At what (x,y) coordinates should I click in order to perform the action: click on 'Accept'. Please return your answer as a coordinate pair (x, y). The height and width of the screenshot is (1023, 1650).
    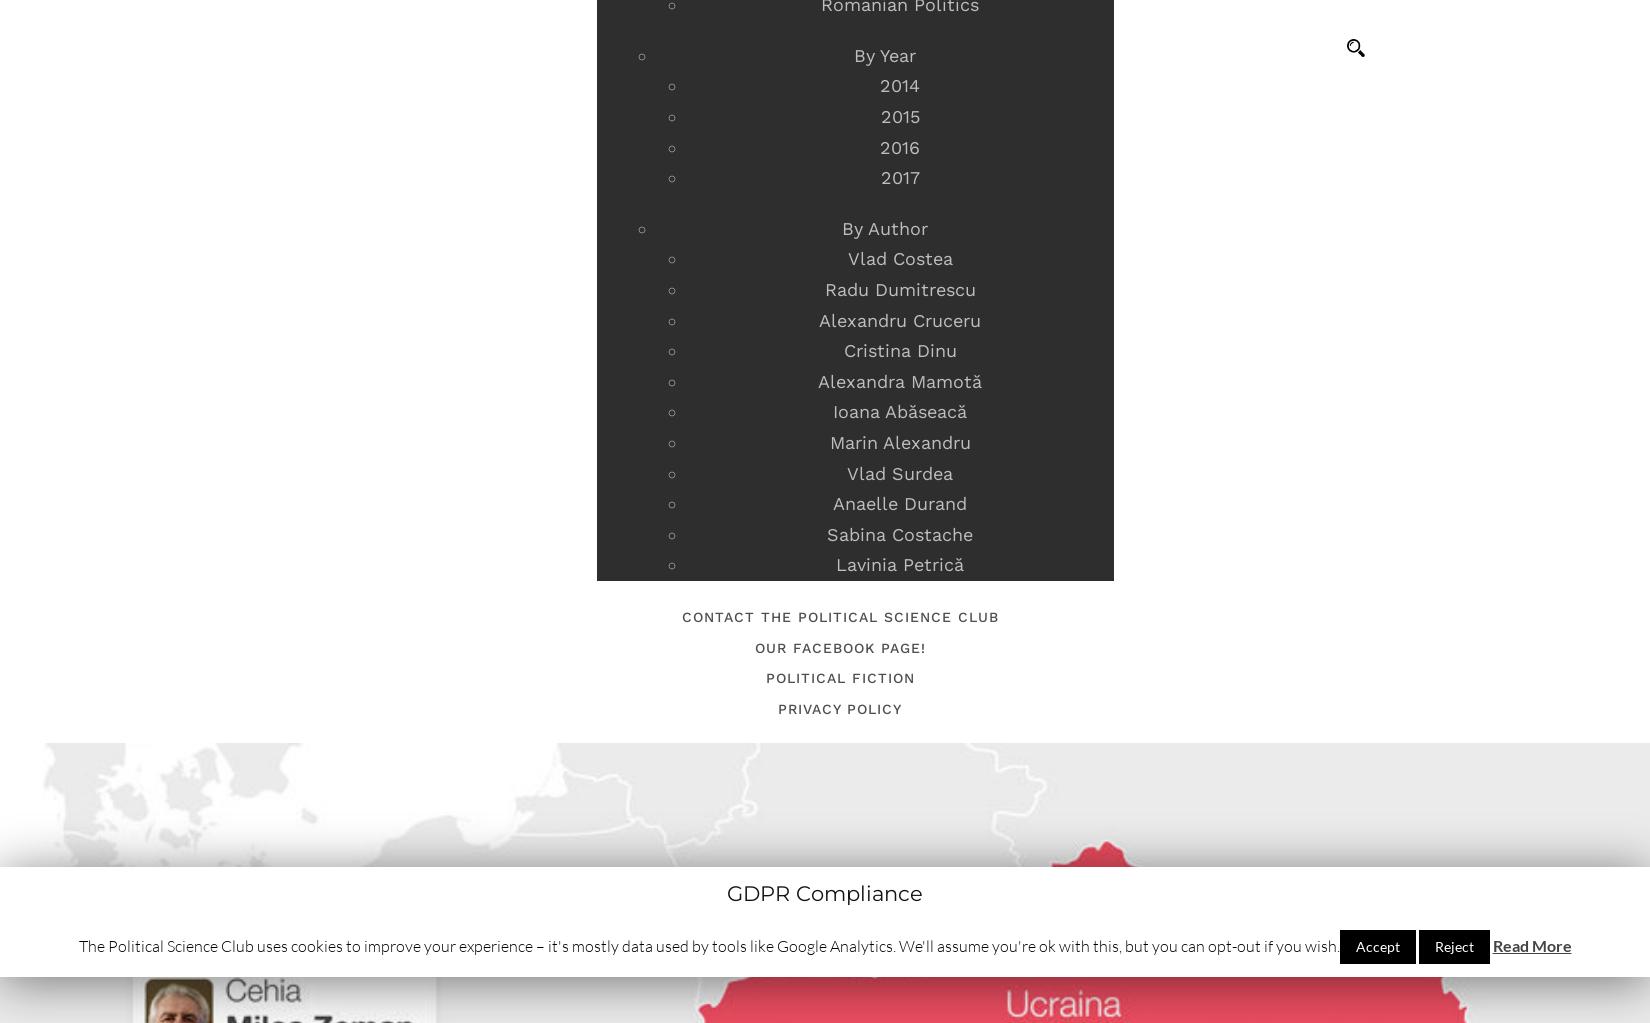
    Looking at the image, I should click on (1375, 946).